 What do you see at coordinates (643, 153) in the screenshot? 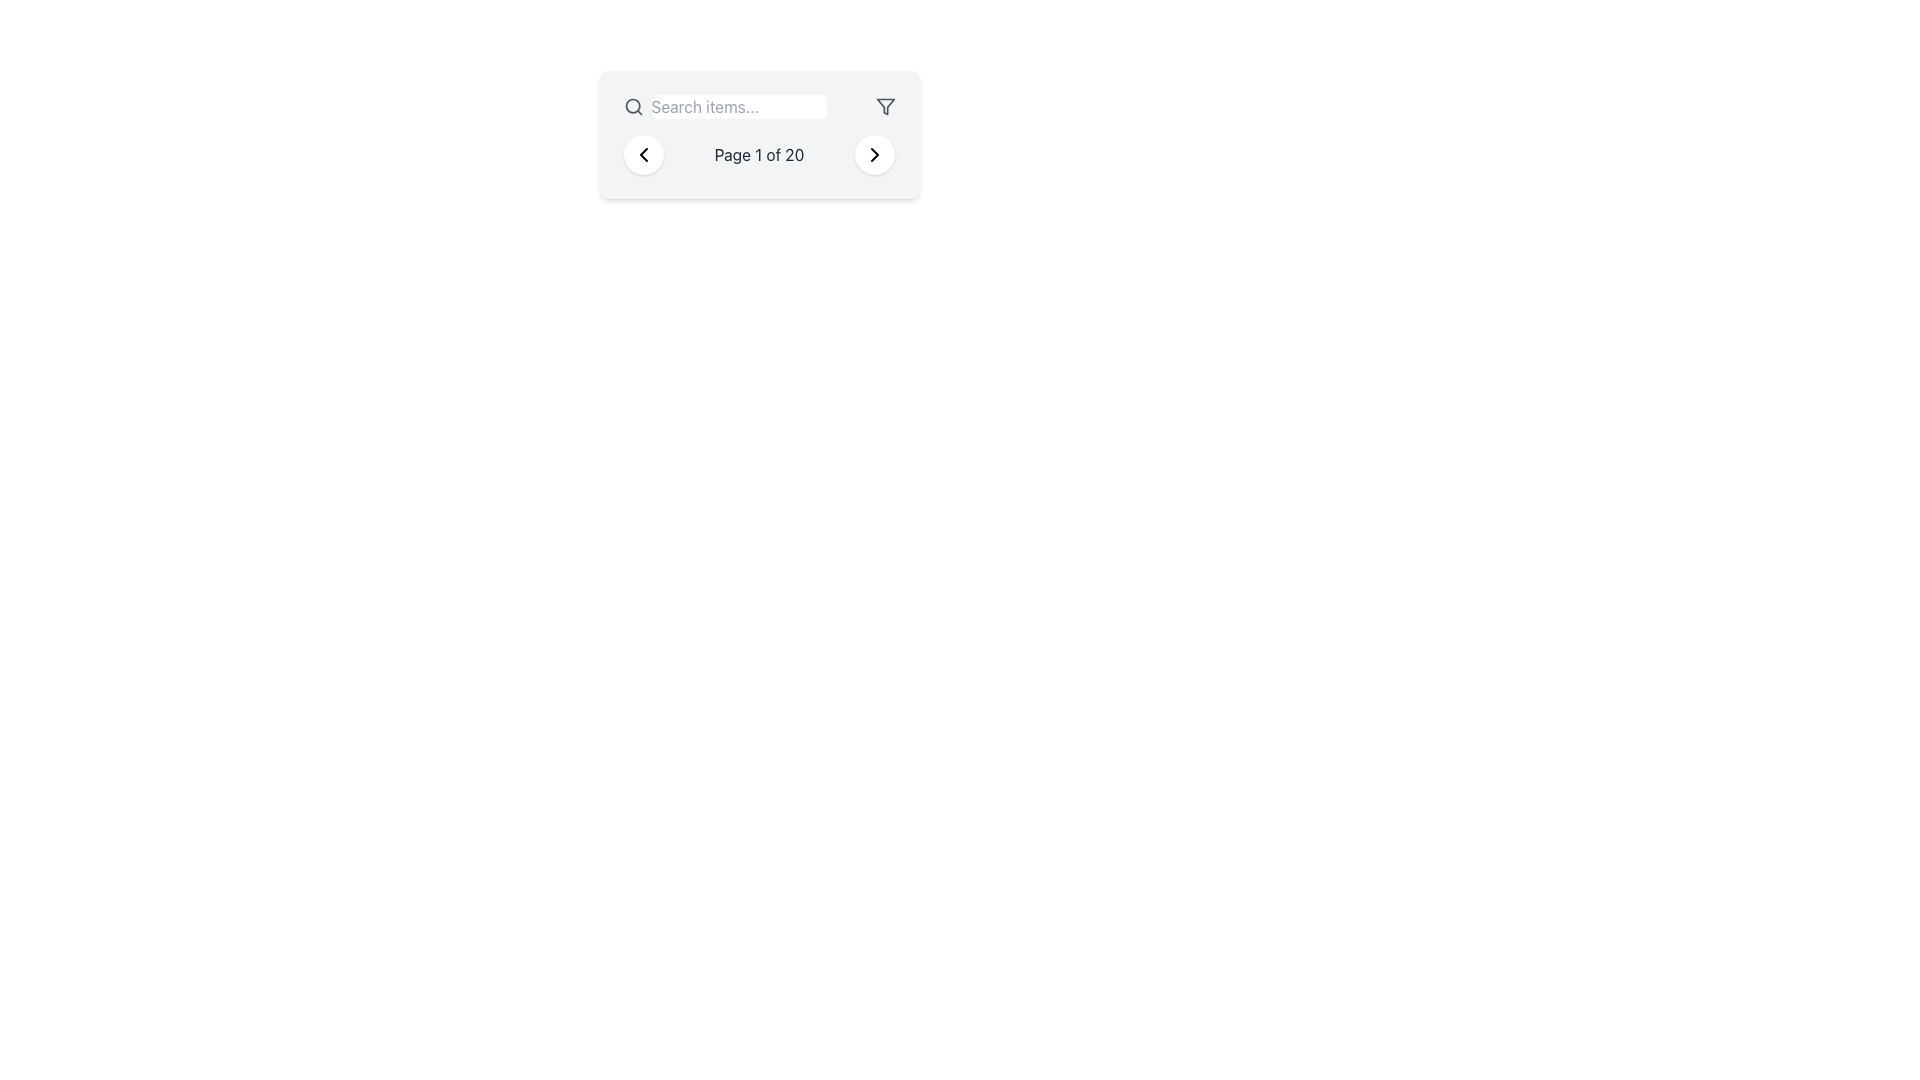
I see `the leftward-pointing chevron arrow icon button located in the navigation bar` at bounding box center [643, 153].